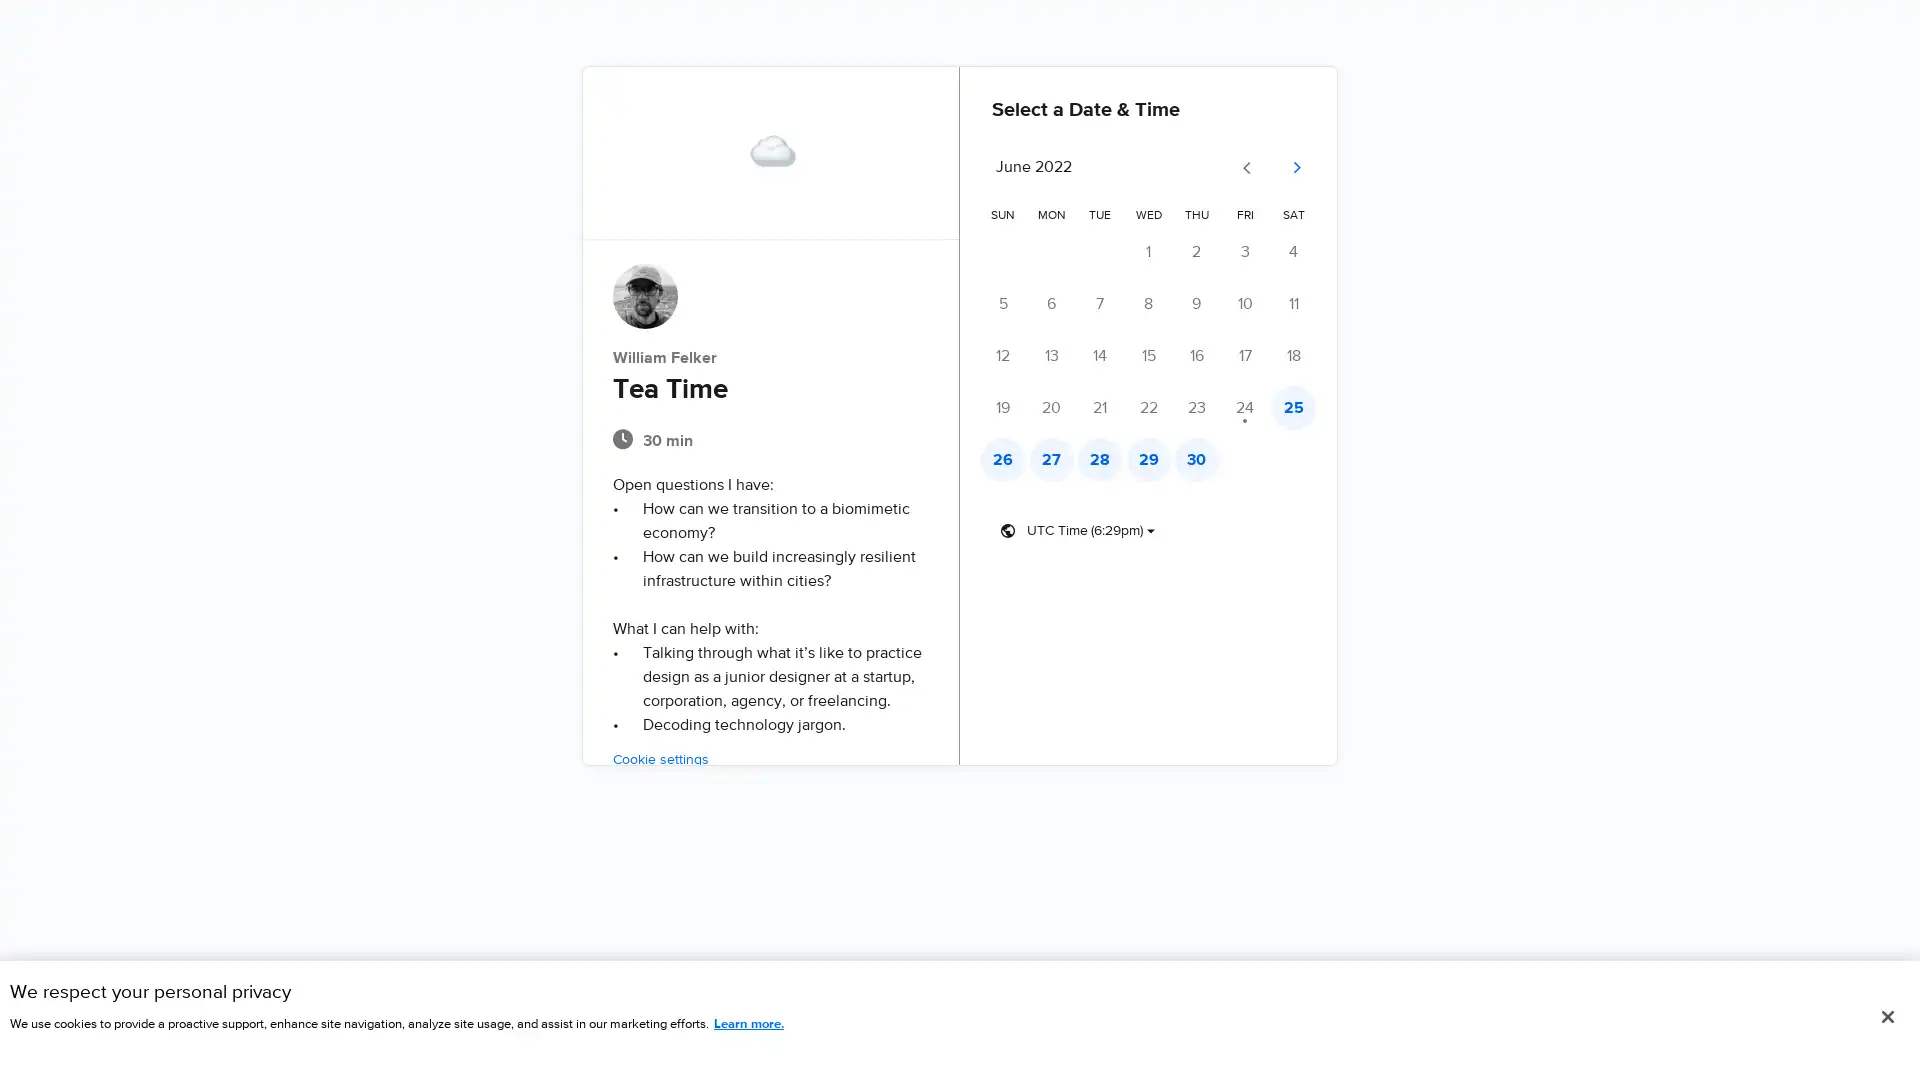 This screenshot has height=1080, width=1920. What do you see at coordinates (1158, 354) in the screenshot?
I see `Wednesday, June 15 - No times available` at bounding box center [1158, 354].